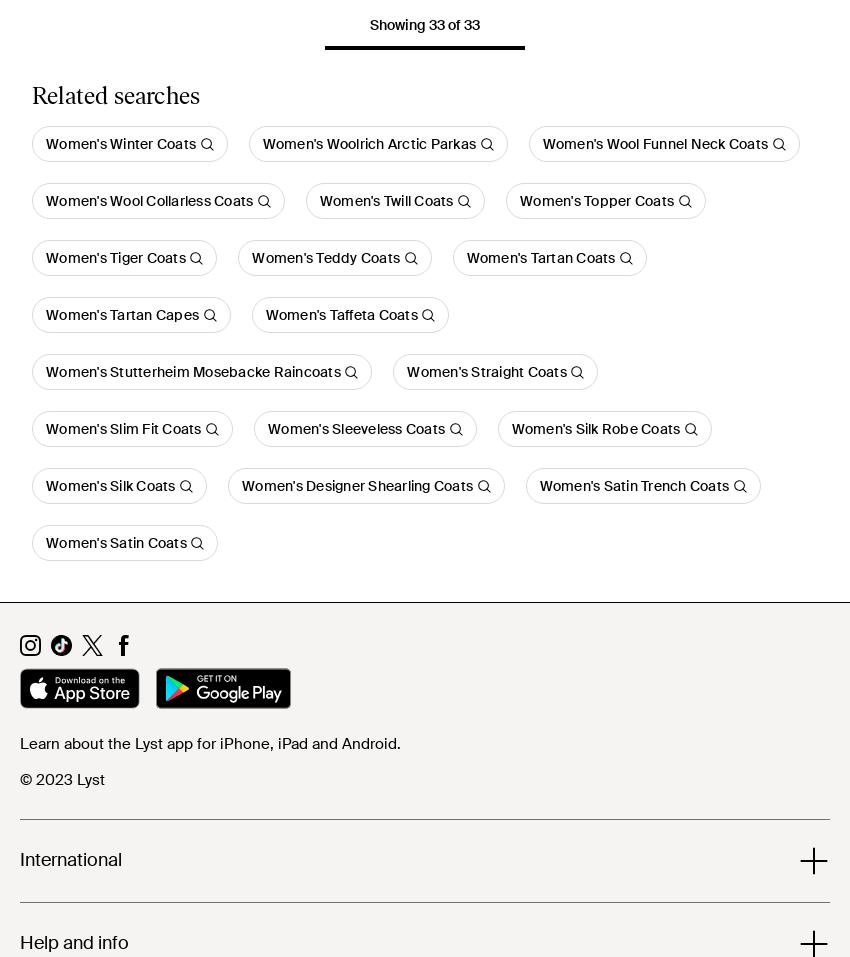  What do you see at coordinates (241, 485) in the screenshot?
I see `'Women's Designer Shearling Coats'` at bounding box center [241, 485].